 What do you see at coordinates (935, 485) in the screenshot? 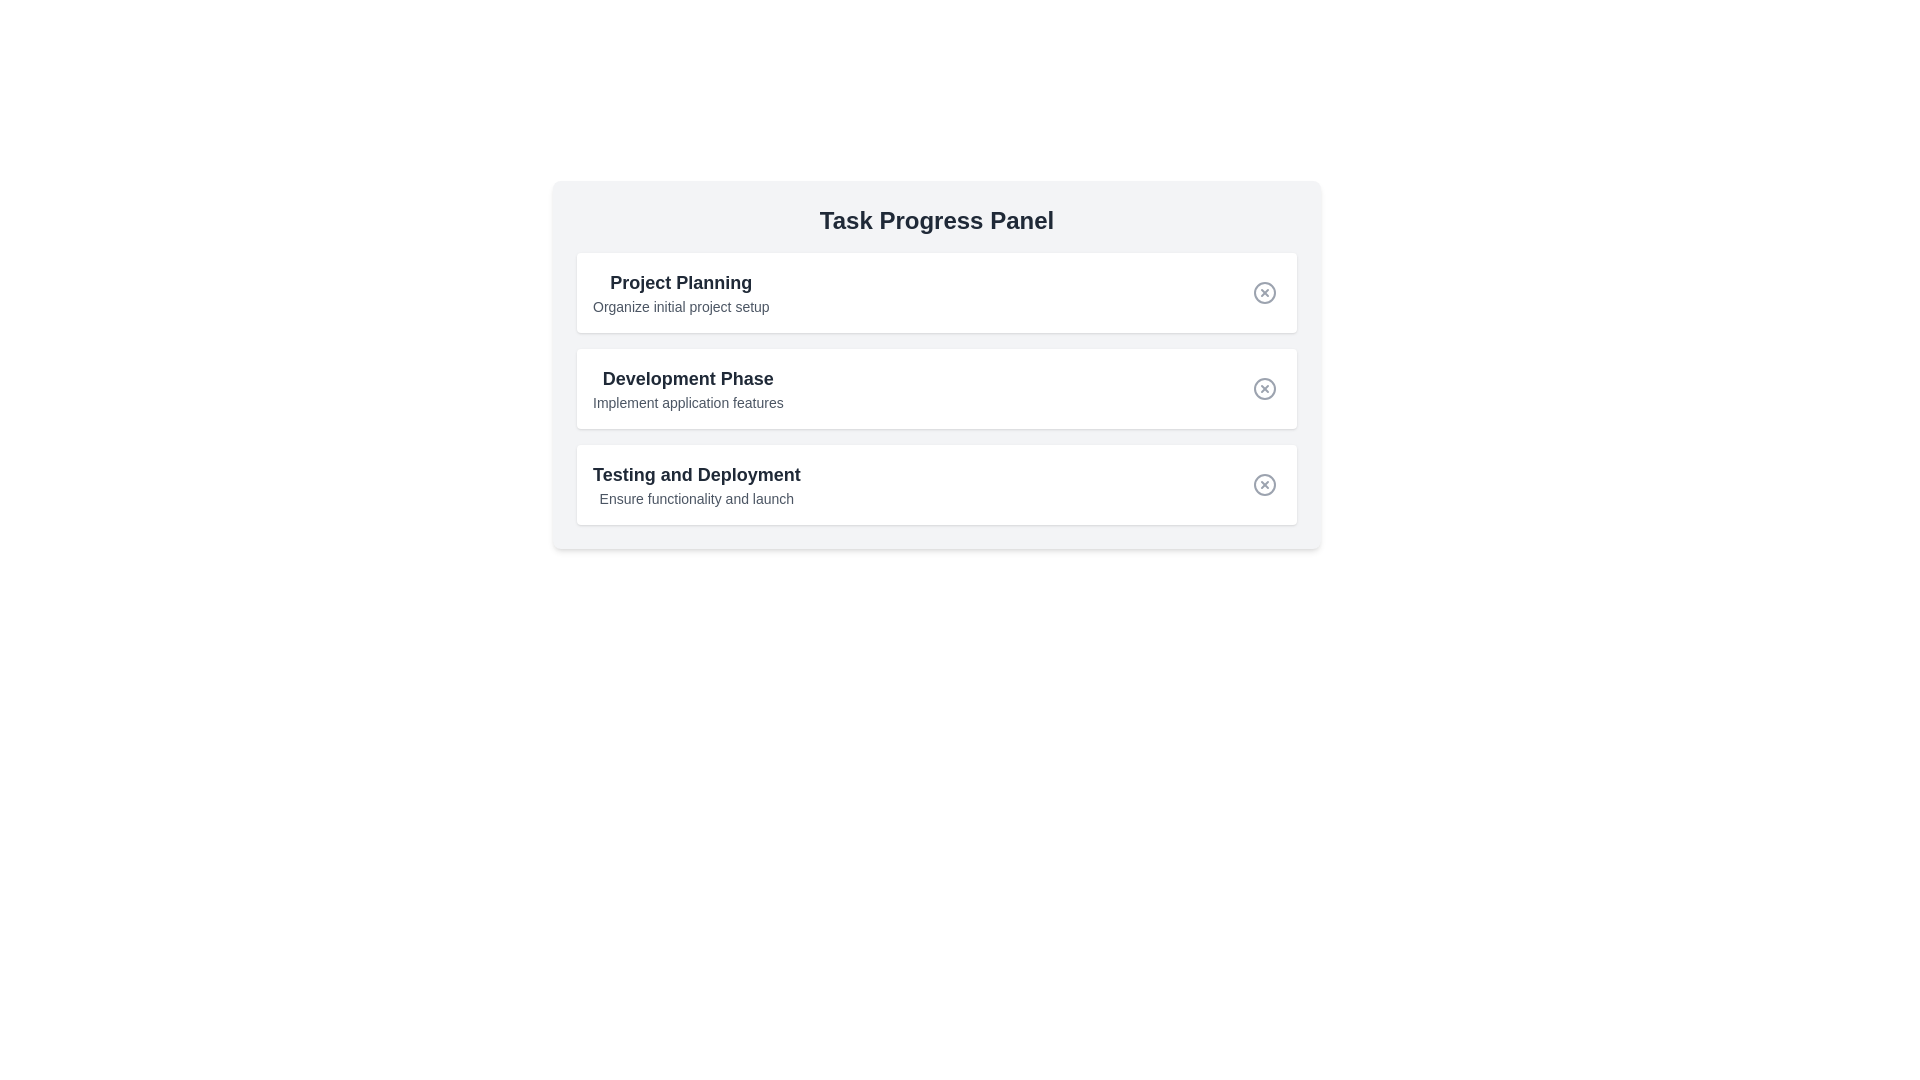
I see `descriptions of the task represented by the third item in the 'Task Progress Panel', which includes a title and a short description` at bounding box center [935, 485].